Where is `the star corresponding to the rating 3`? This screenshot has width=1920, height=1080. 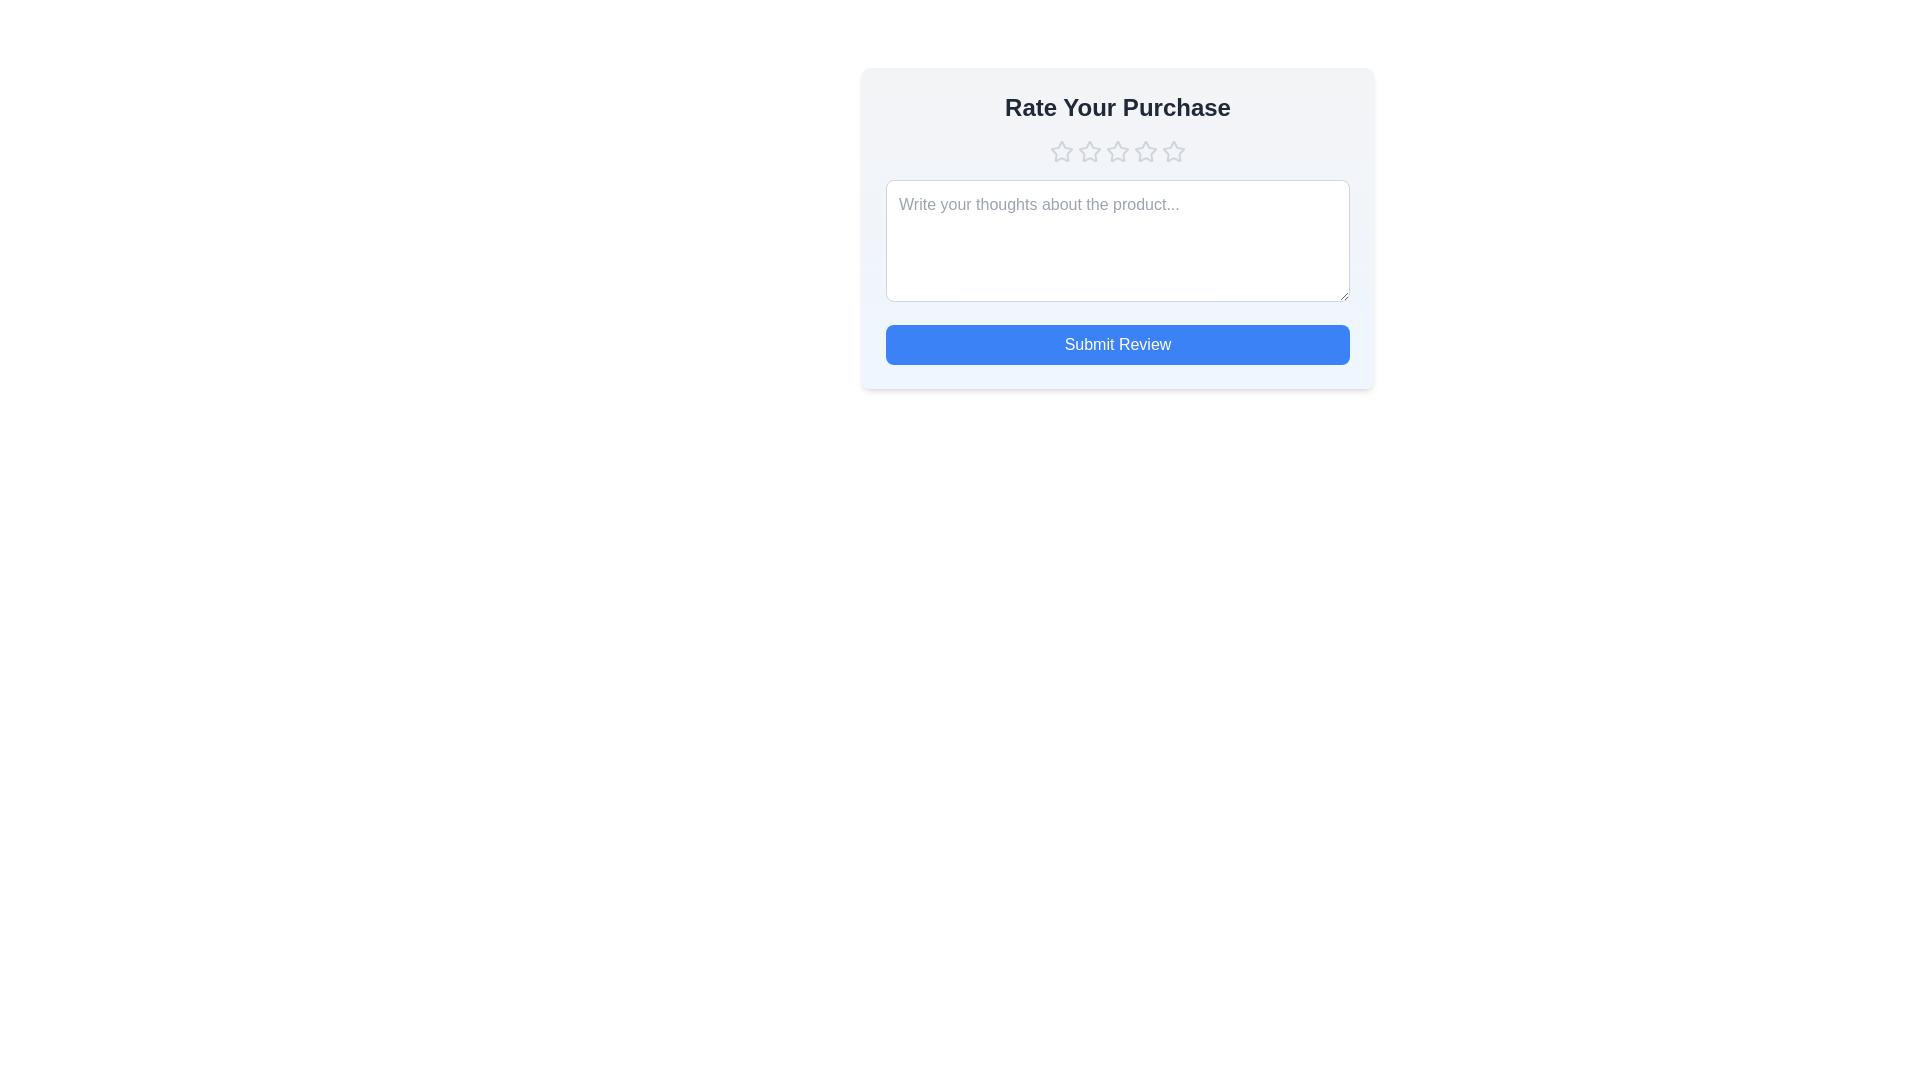 the star corresponding to the rating 3 is located at coordinates (1117, 150).